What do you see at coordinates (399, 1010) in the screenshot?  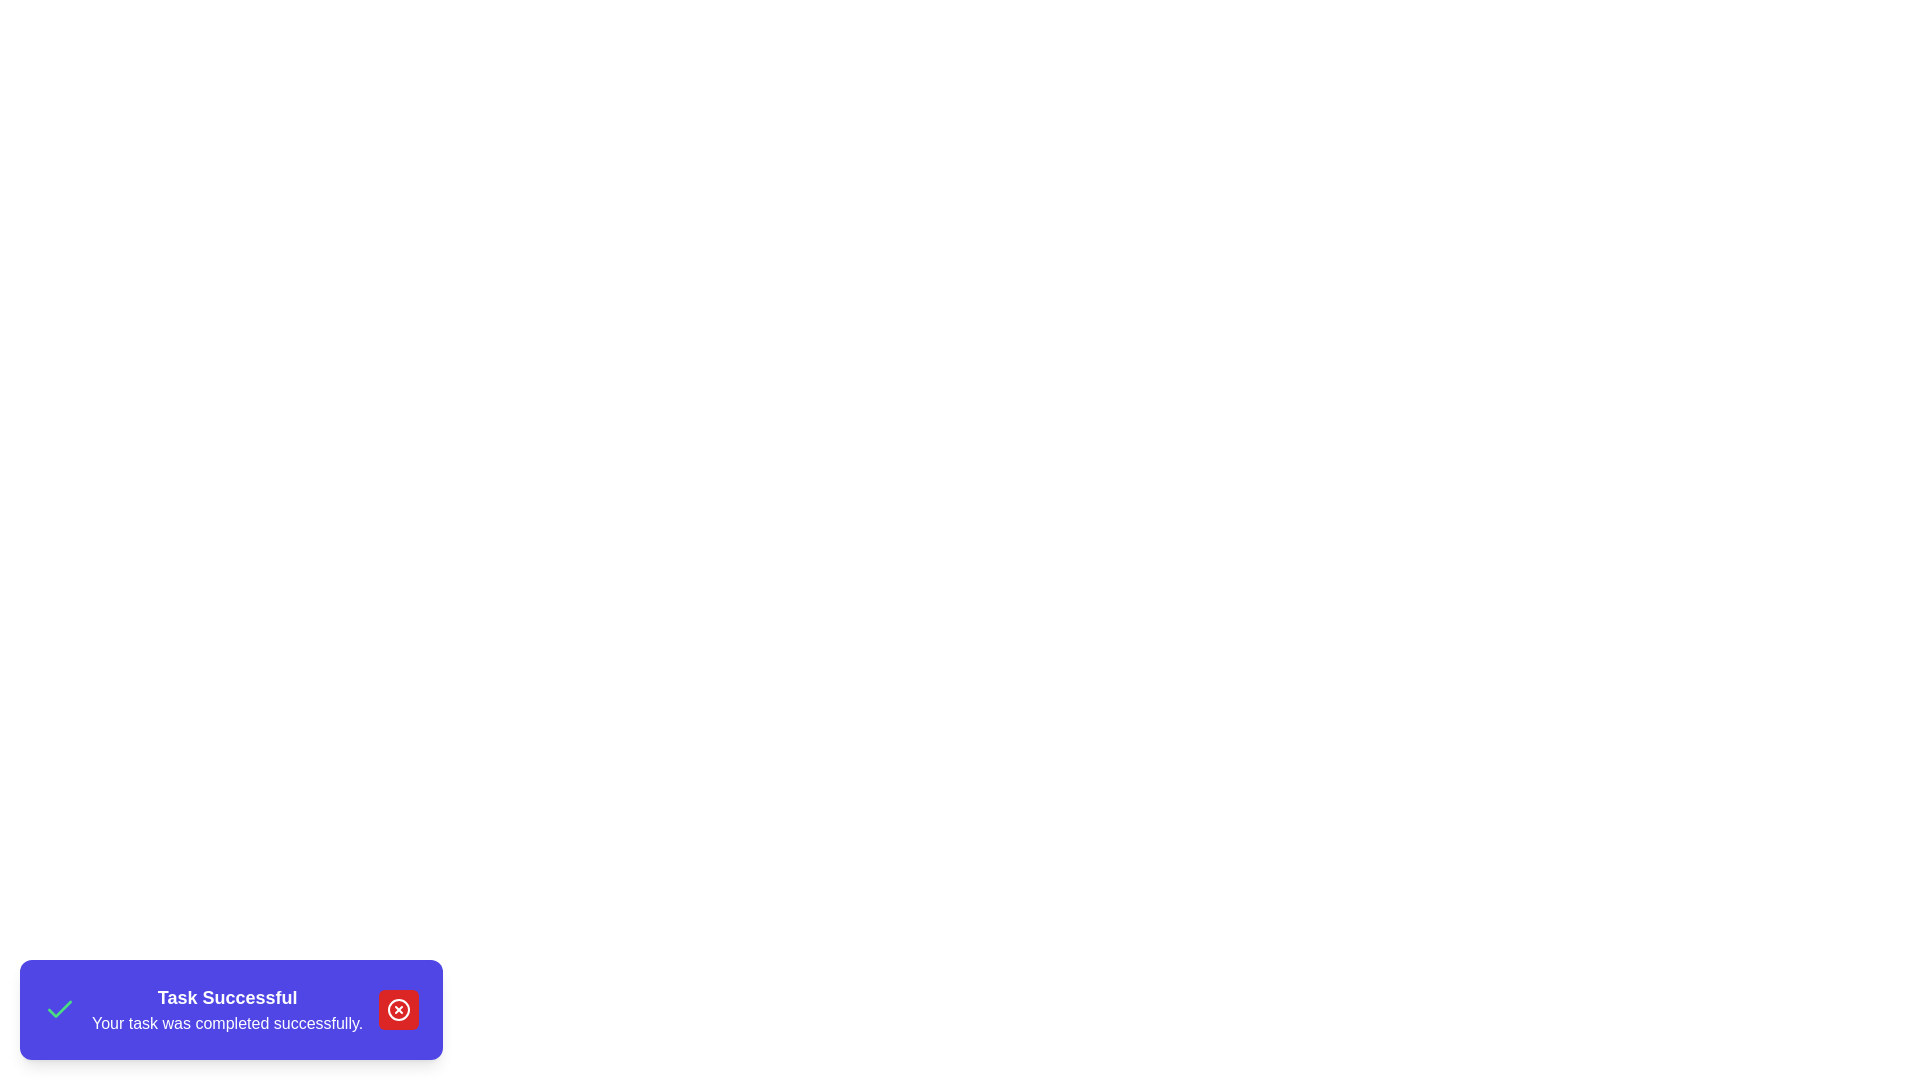 I see `the close button to dismiss the snackbar` at bounding box center [399, 1010].